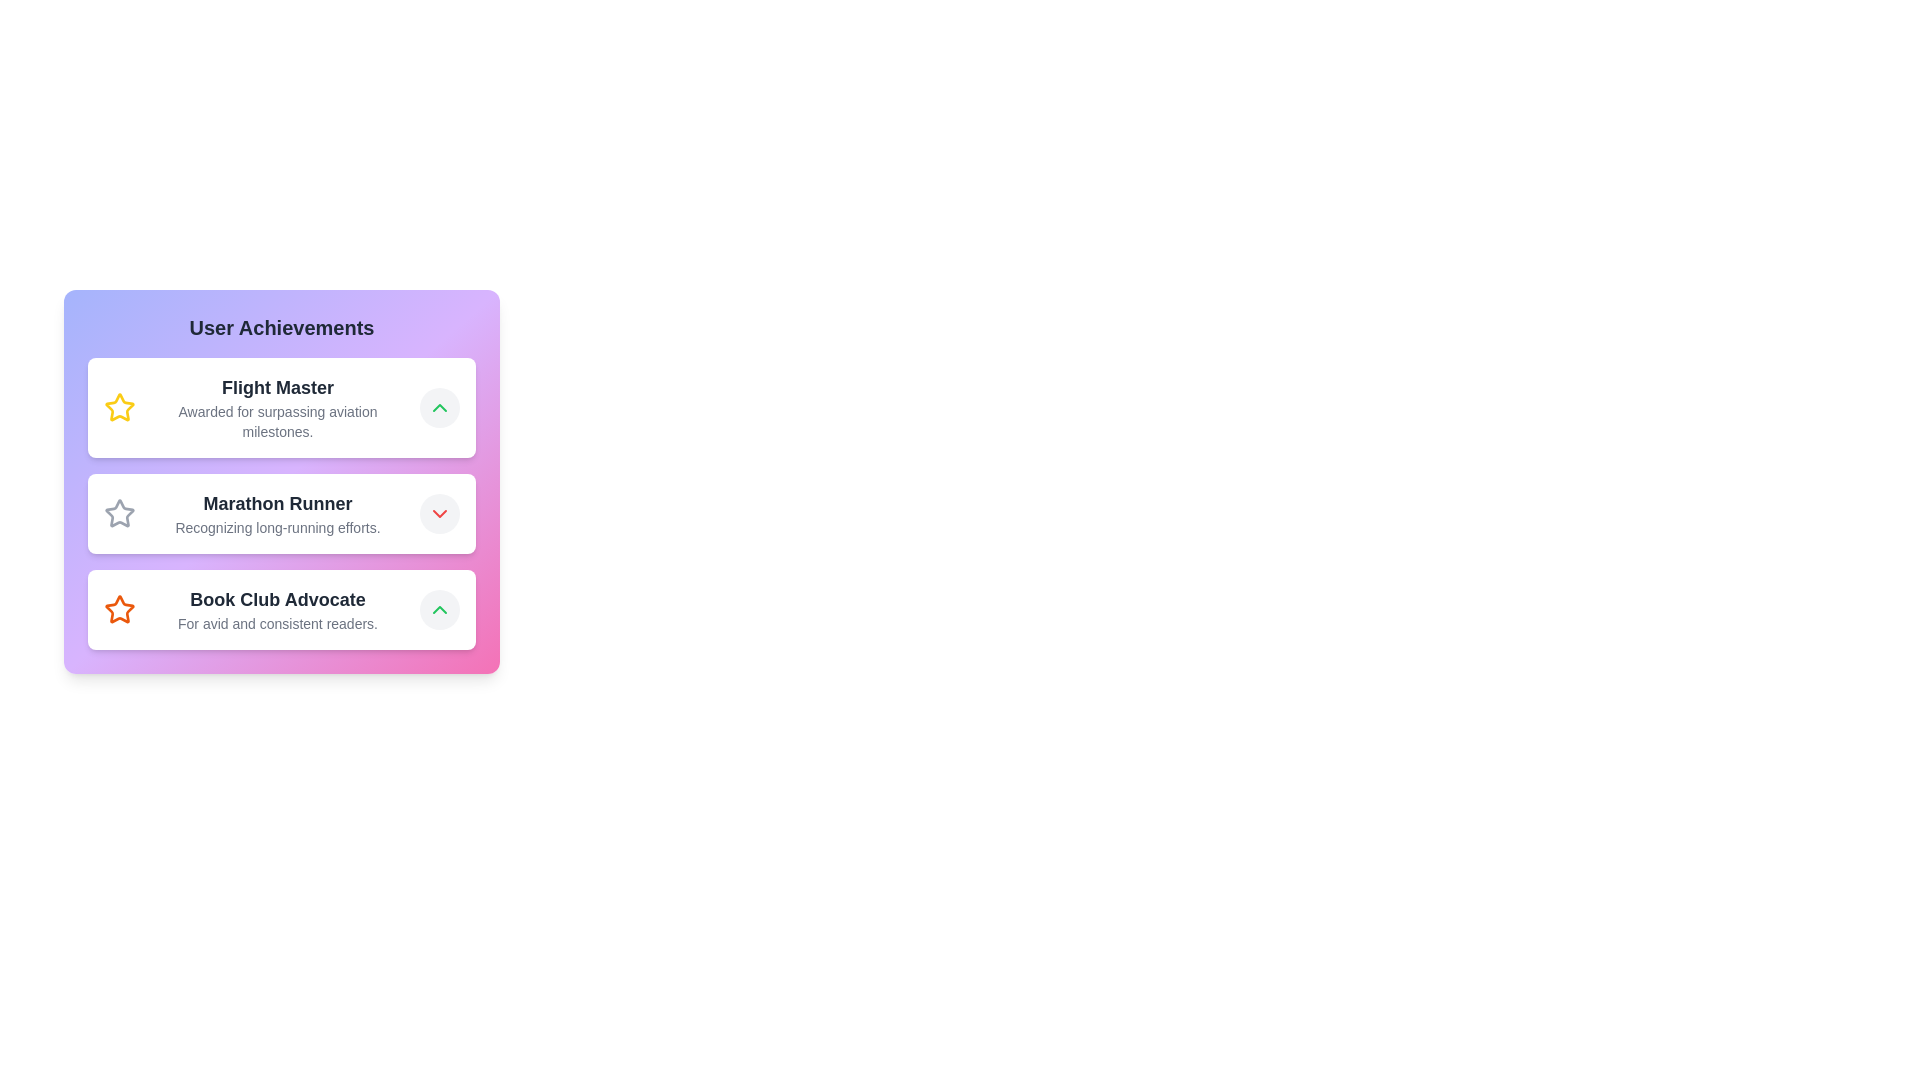  I want to click on the downward-pointing chevron icon styled with red color and rounded edges, located within a light gray circular background, so click(439, 512).